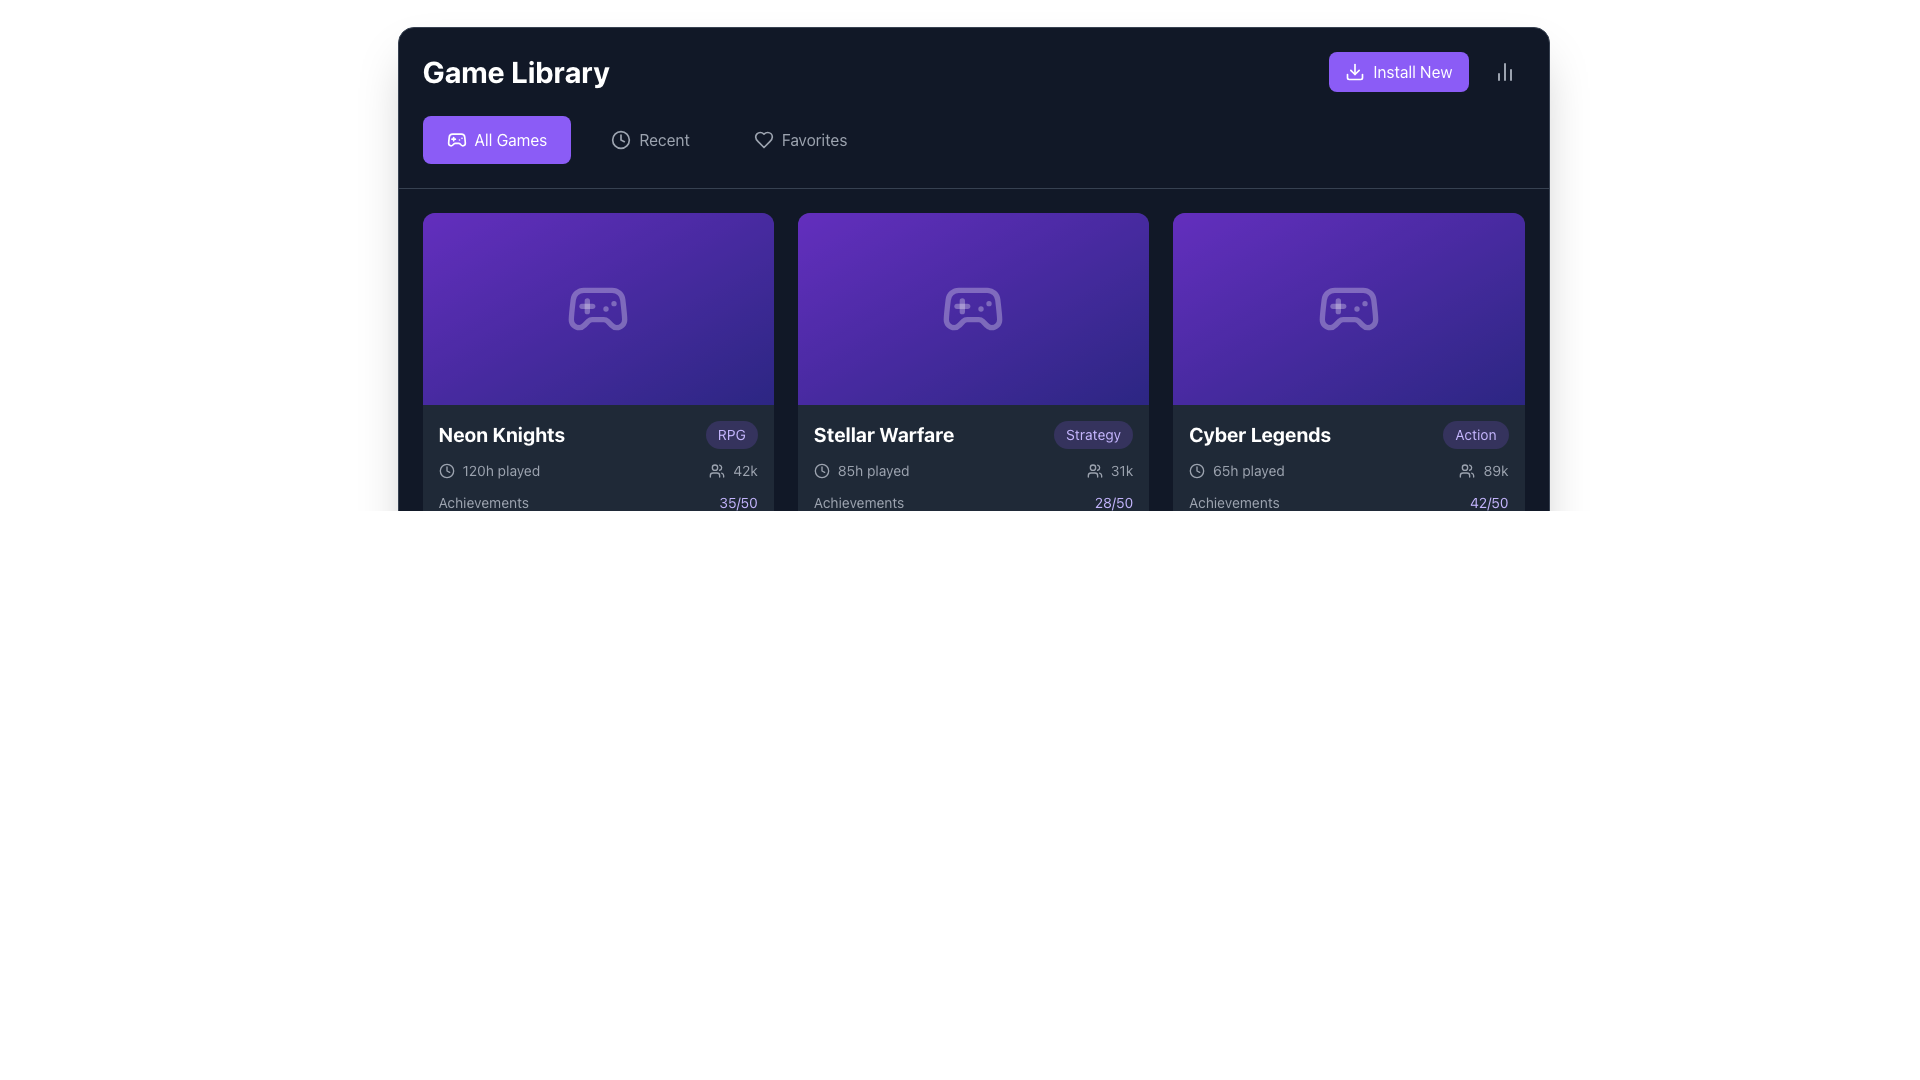 This screenshot has width=1920, height=1080. Describe the element at coordinates (973, 501) in the screenshot. I see `the Text display with progress information that shows 'Achievements' on the left in gray font and '28/50' on the right in violet font, located in the lower part of the middle card labeled 'Stellar Warfare'` at that location.